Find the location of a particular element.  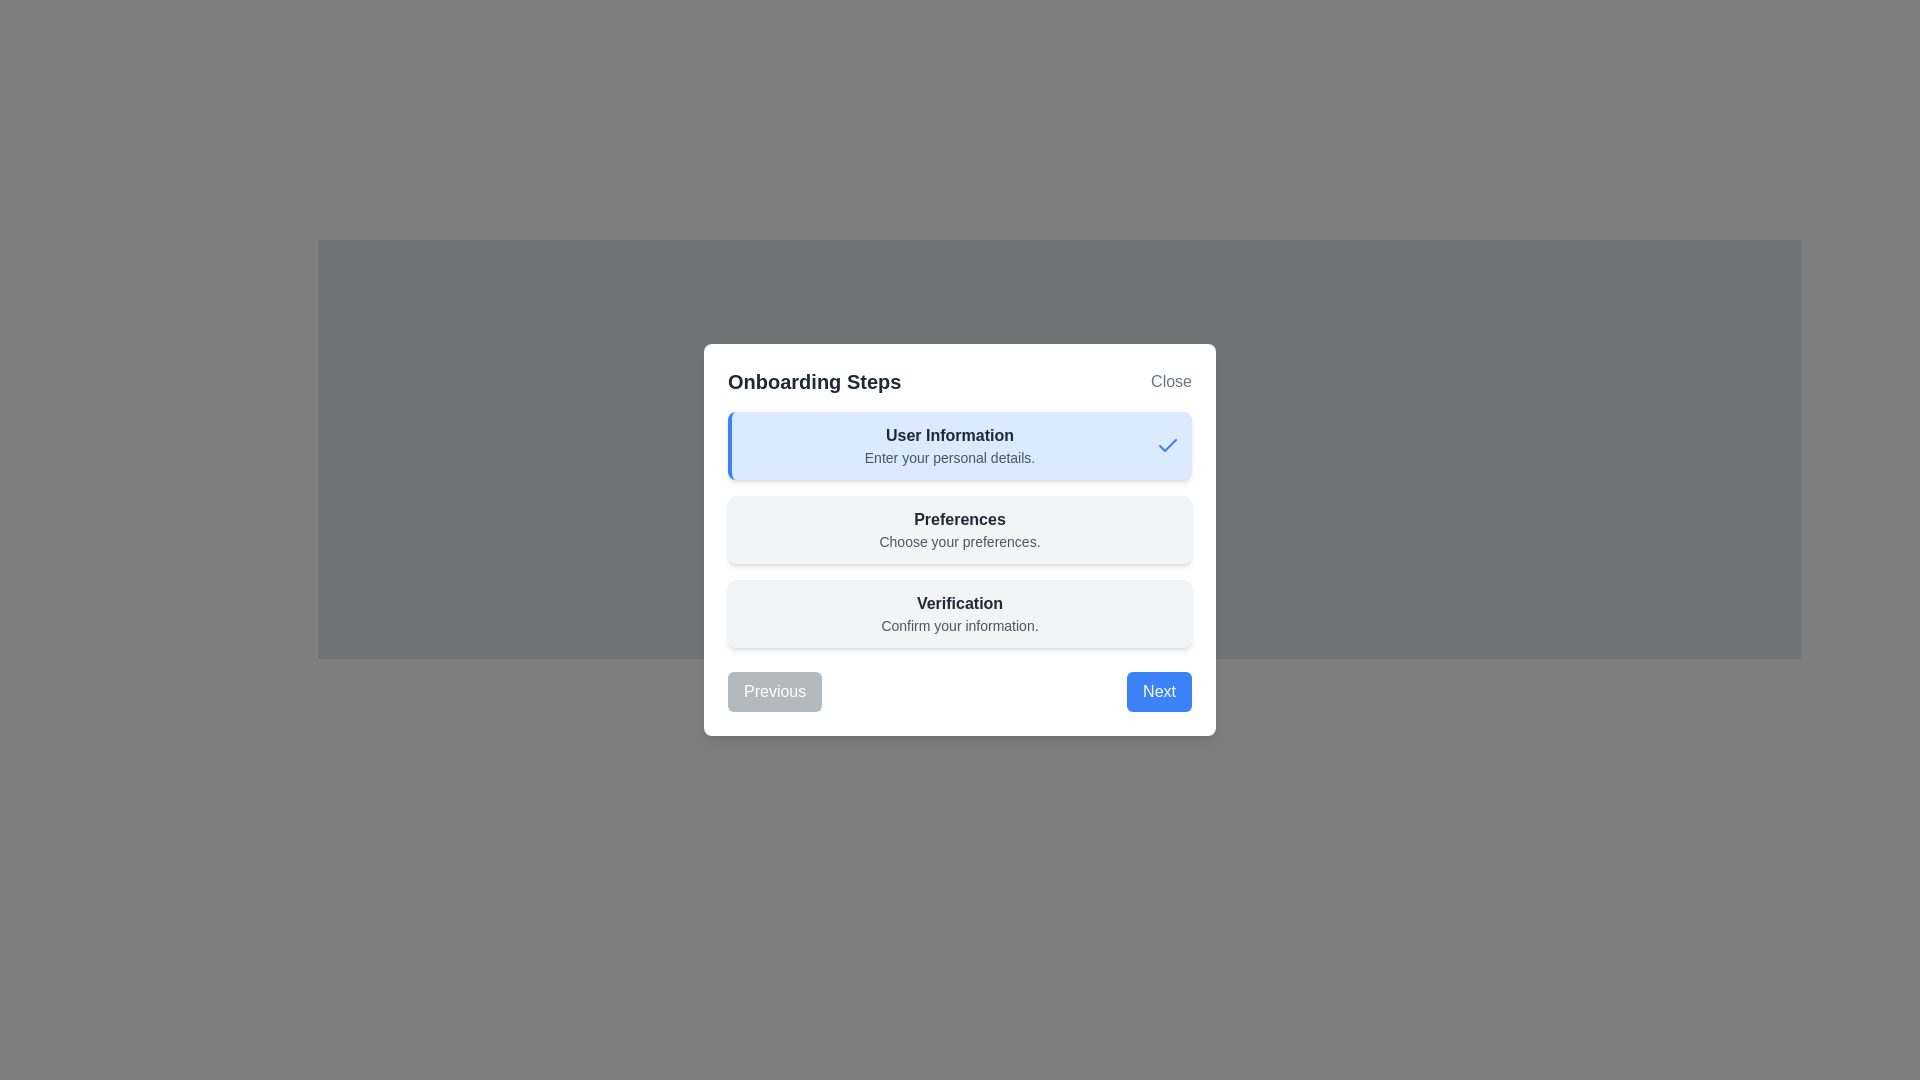

the blue 'Next' button with white text is located at coordinates (1159, 690).